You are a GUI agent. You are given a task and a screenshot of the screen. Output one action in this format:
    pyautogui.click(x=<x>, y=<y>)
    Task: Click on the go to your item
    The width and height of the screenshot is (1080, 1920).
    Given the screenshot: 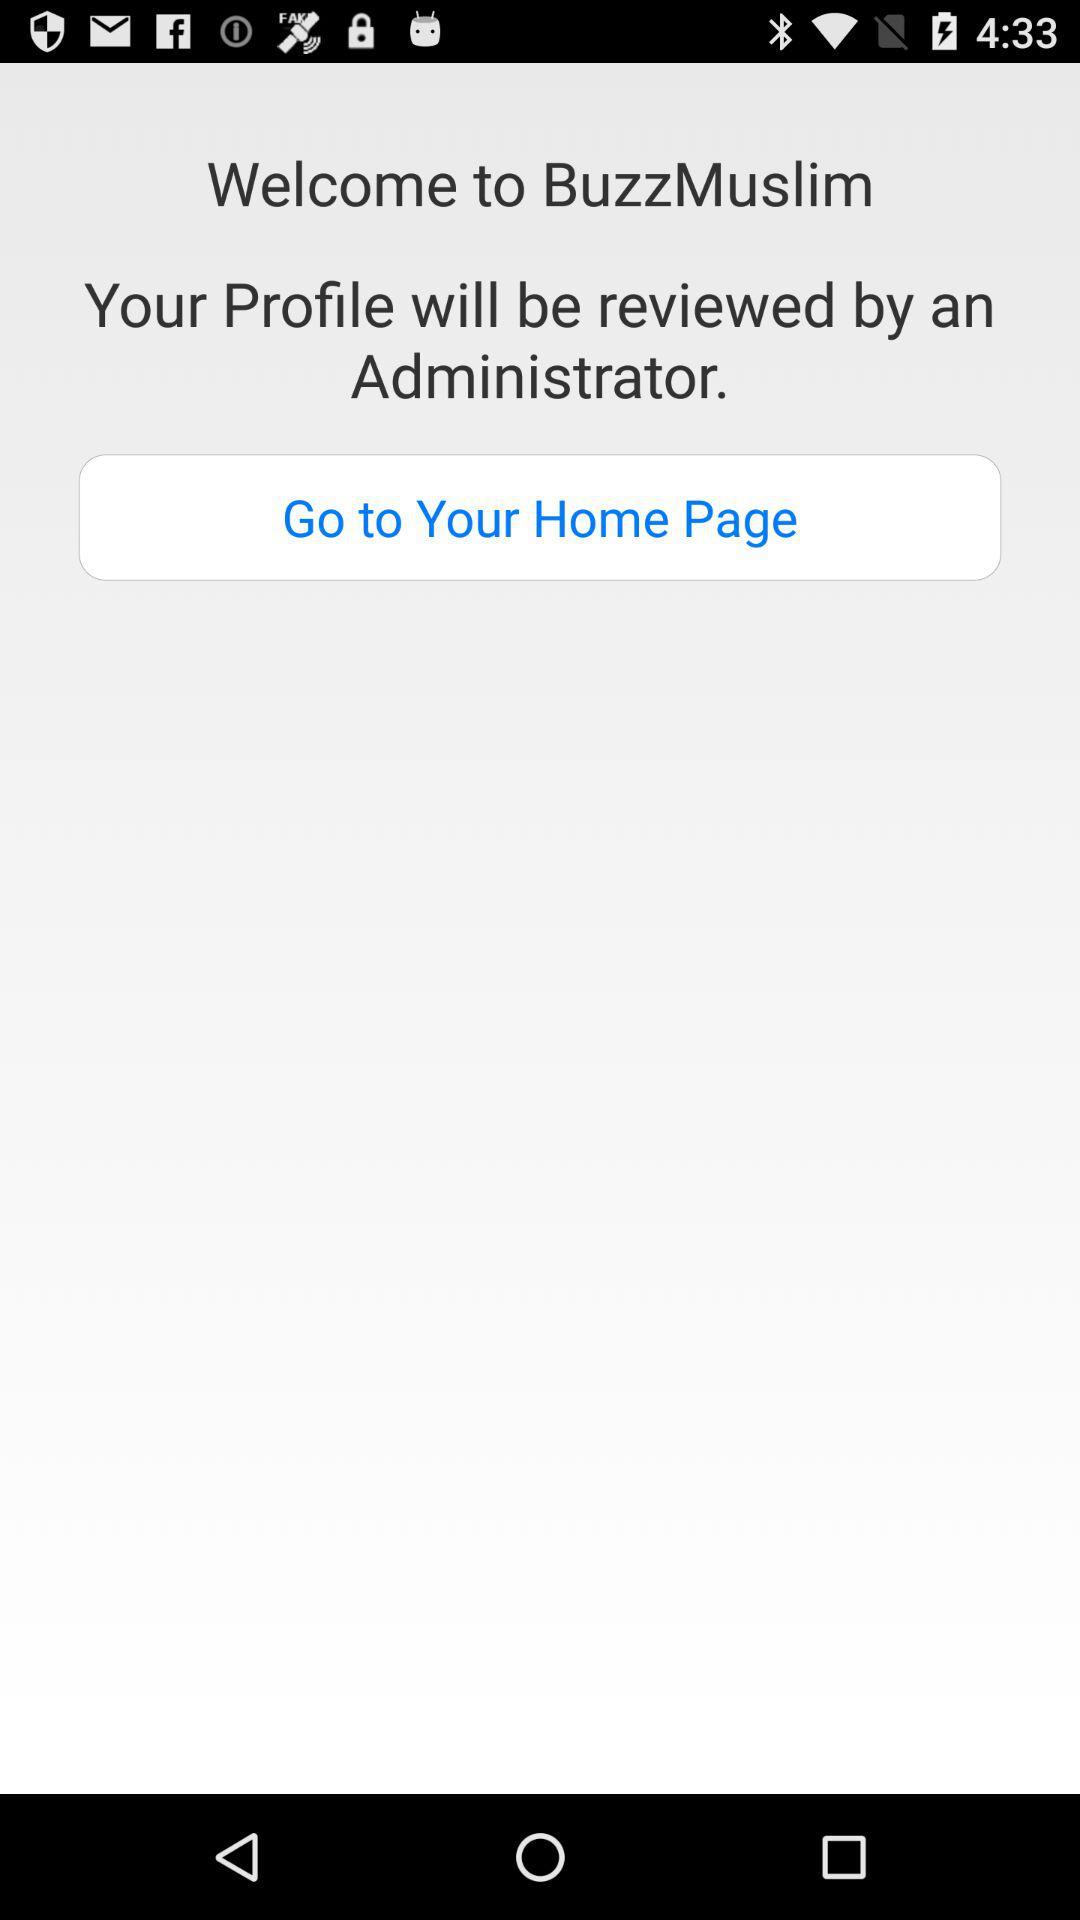 What is the action you would take?
    pyautogui.click(x=540, y=517)
    